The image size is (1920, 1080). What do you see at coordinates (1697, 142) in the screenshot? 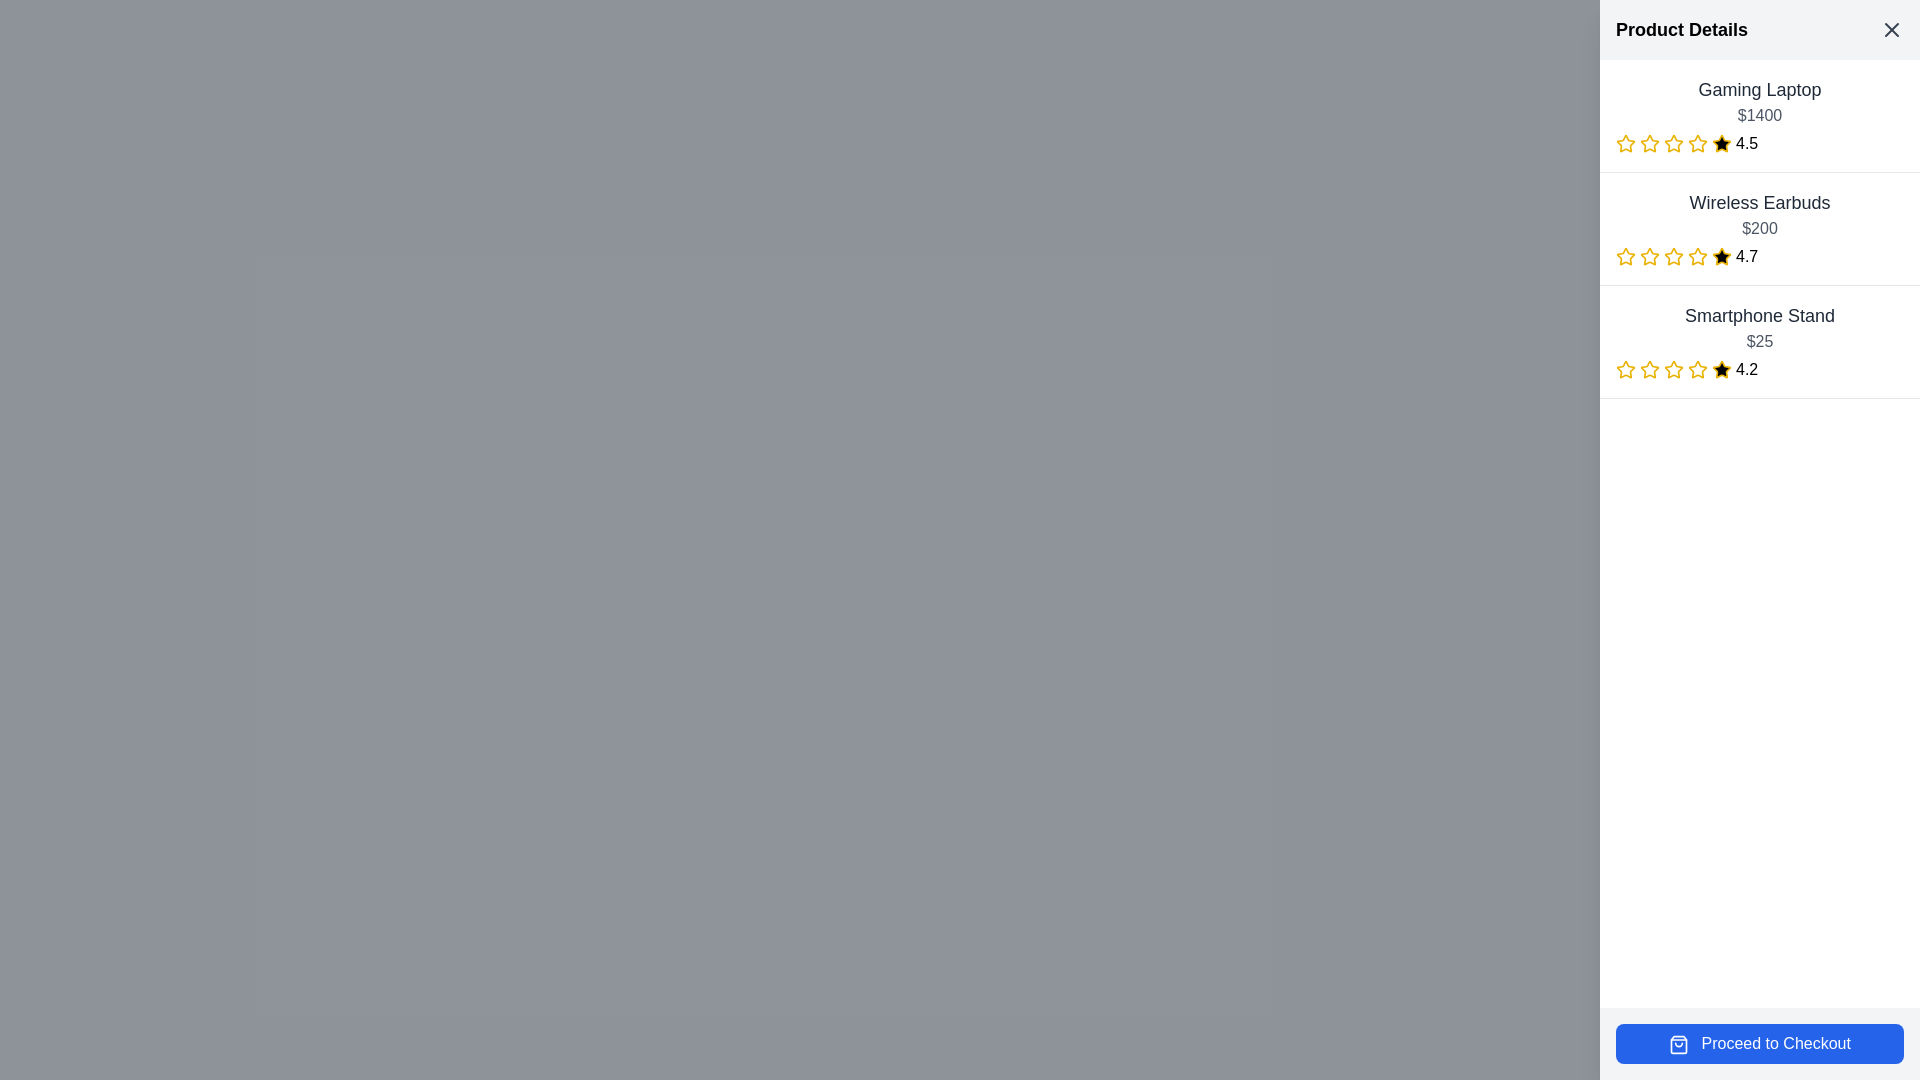
I see `the fifth star icon representing the rating value for the 'Gaming Laptop' product, which is positioned to the right of four yellow star icons` at bounding box center [1697, 142].